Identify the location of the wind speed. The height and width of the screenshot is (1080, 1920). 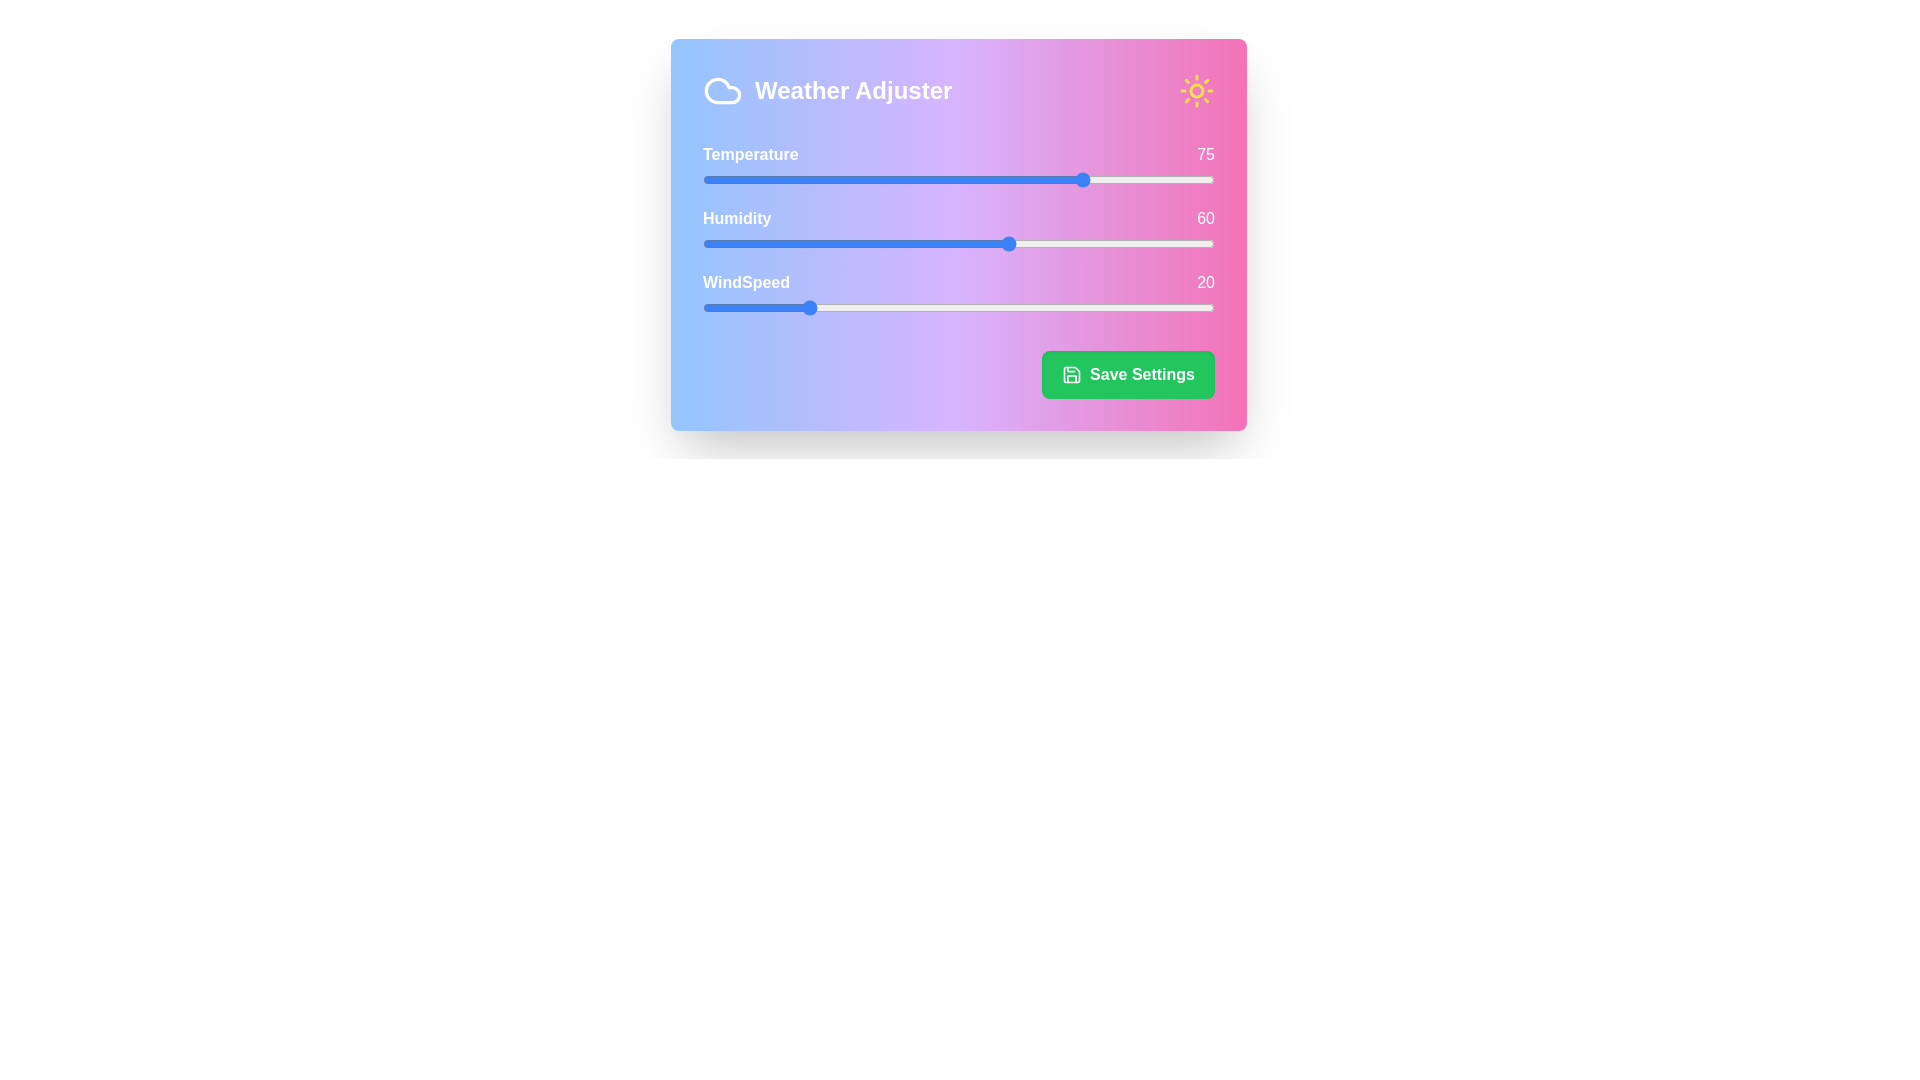
(856, 308).